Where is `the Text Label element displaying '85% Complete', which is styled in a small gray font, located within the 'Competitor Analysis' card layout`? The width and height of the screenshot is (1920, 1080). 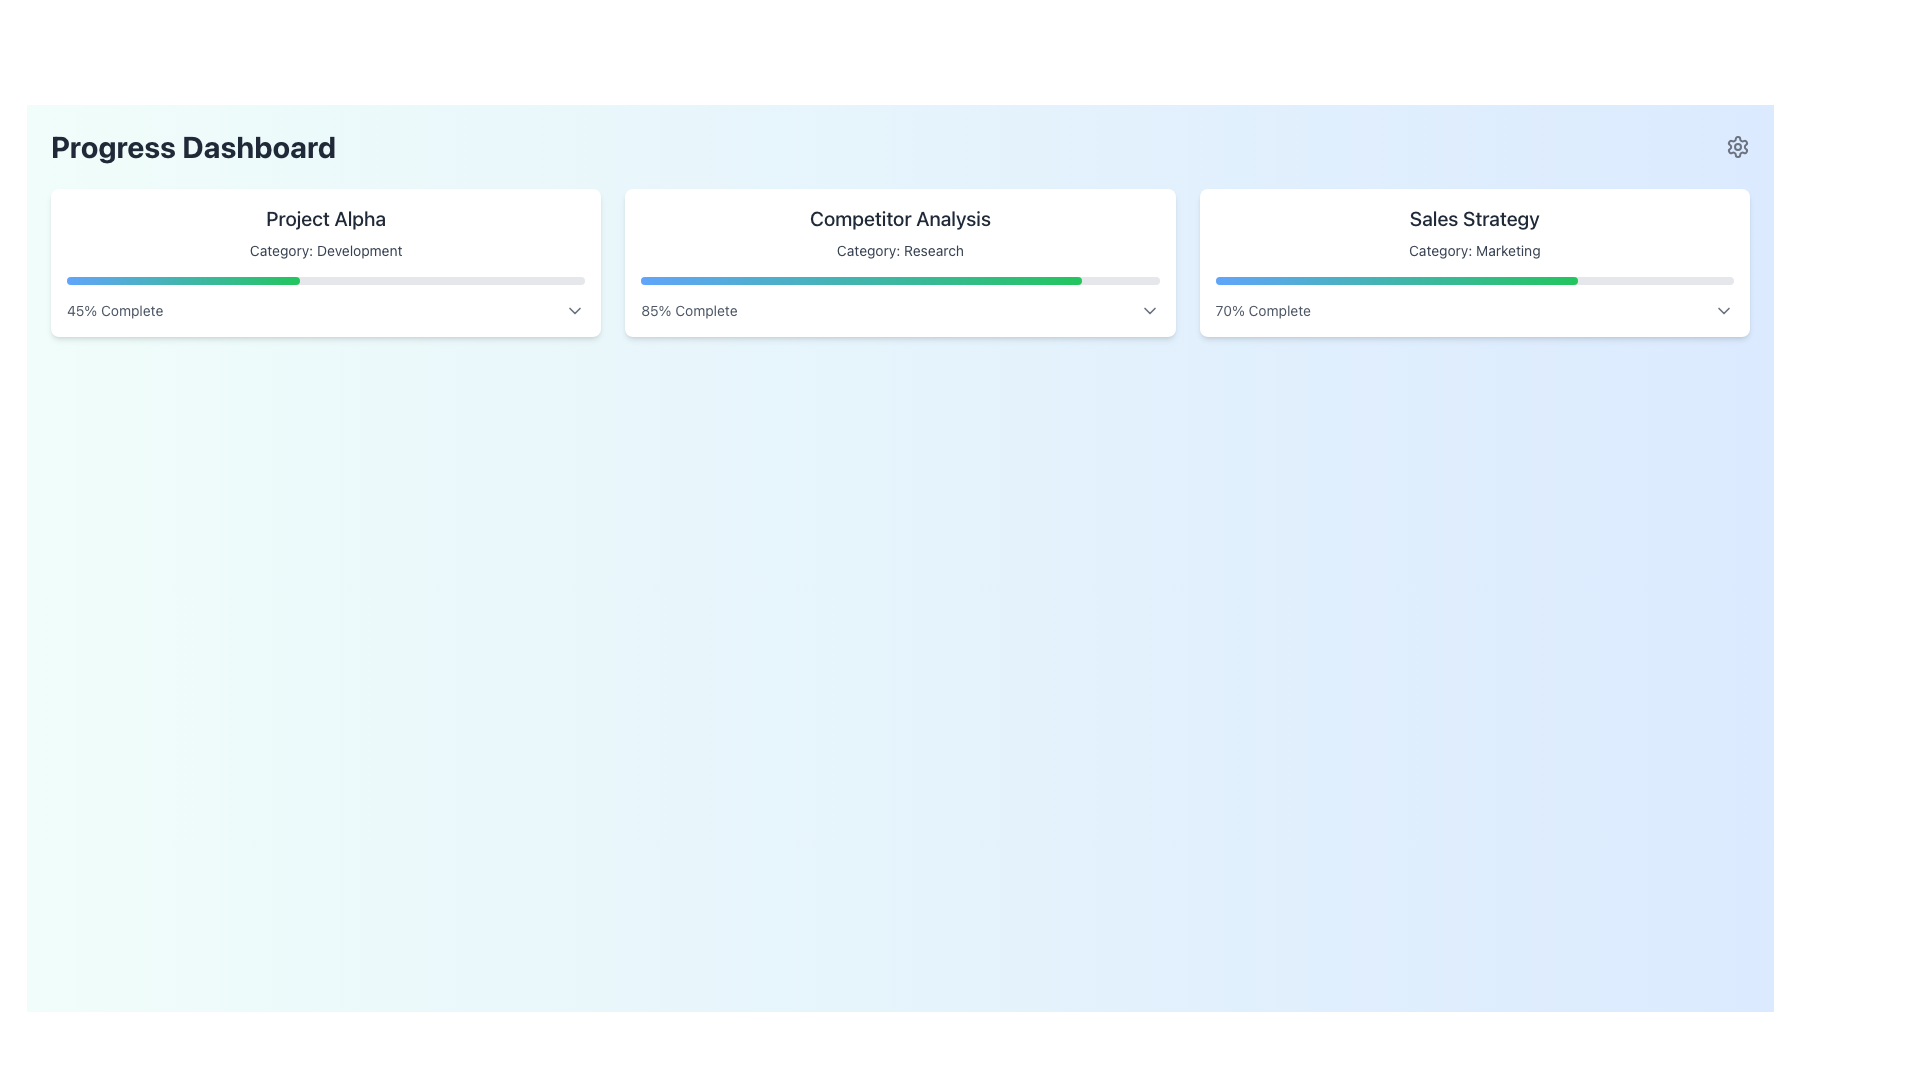
the Text Label element displaying '85% Complete', which is styled in a small gray font, located within the 'Competitor Analysis' card layout is located at coordinates (689, 311).